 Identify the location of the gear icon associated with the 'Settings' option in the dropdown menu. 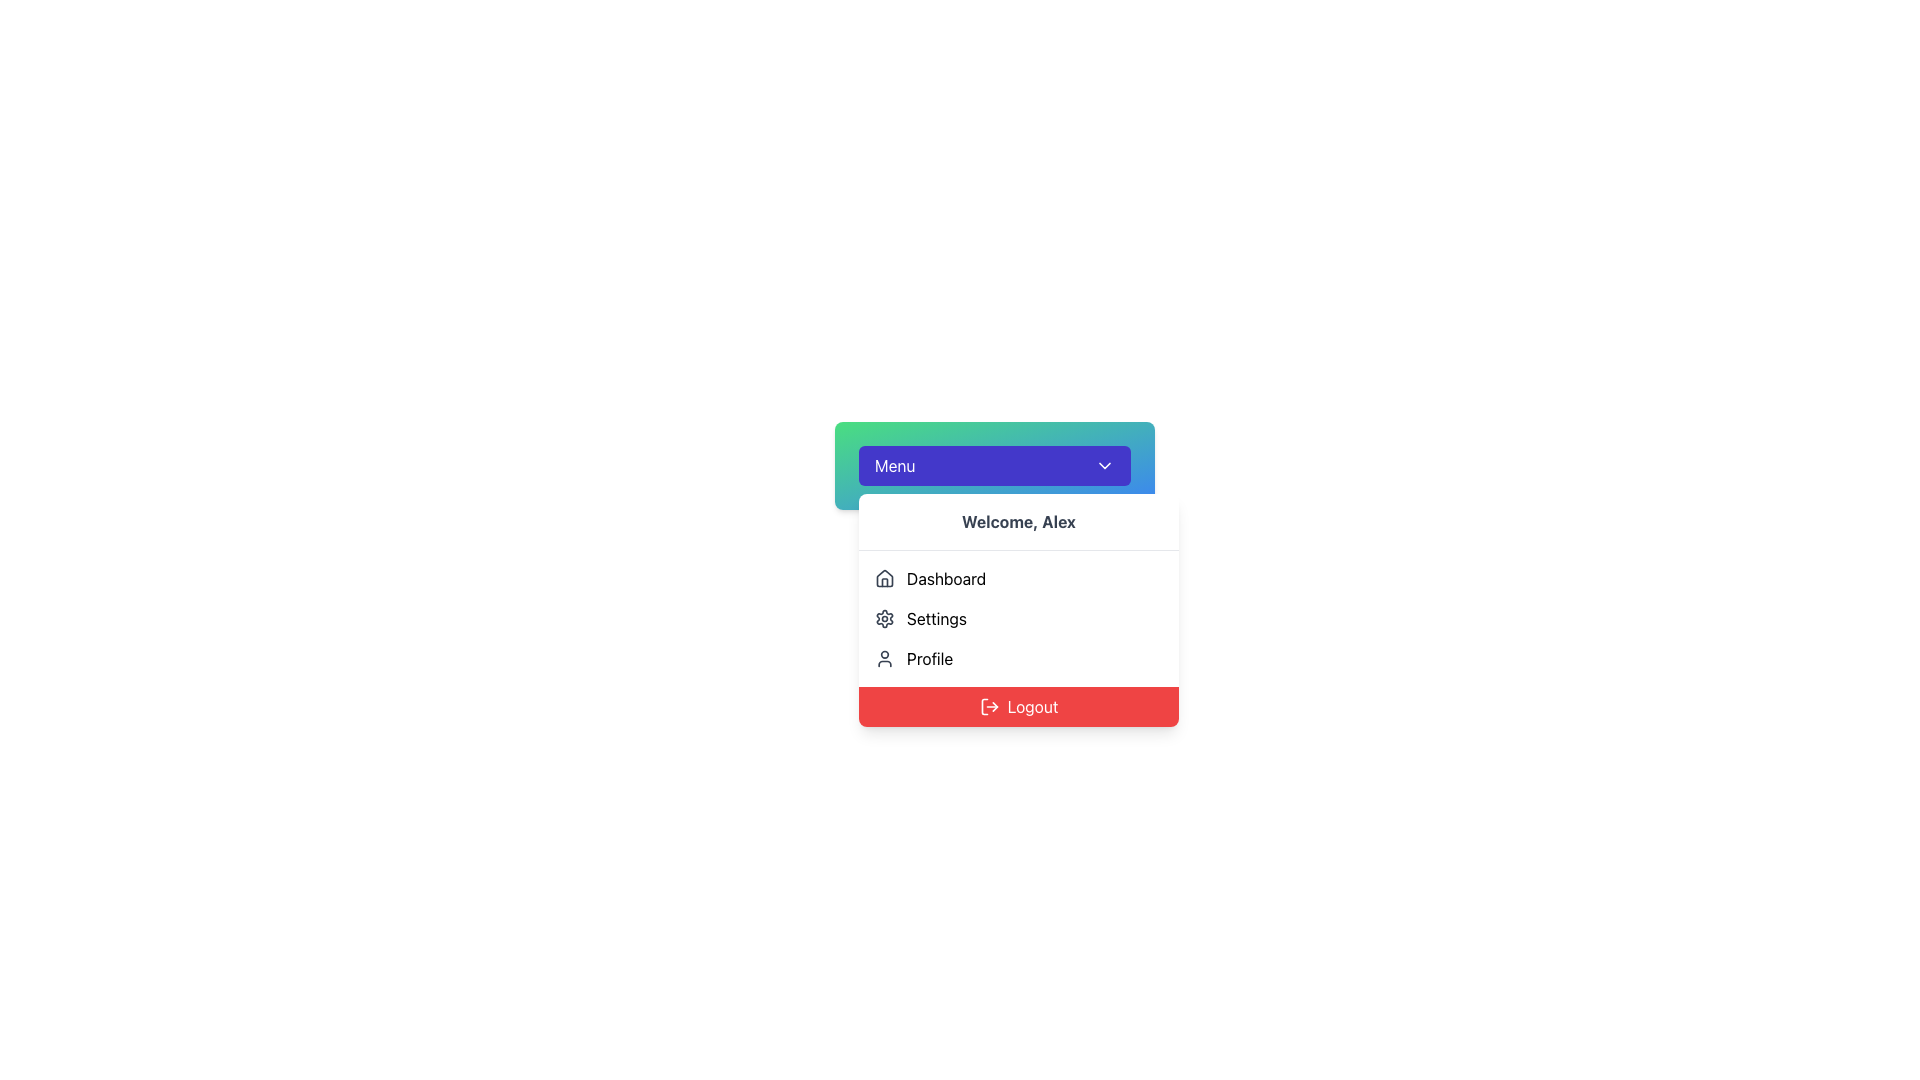
(883, 617).